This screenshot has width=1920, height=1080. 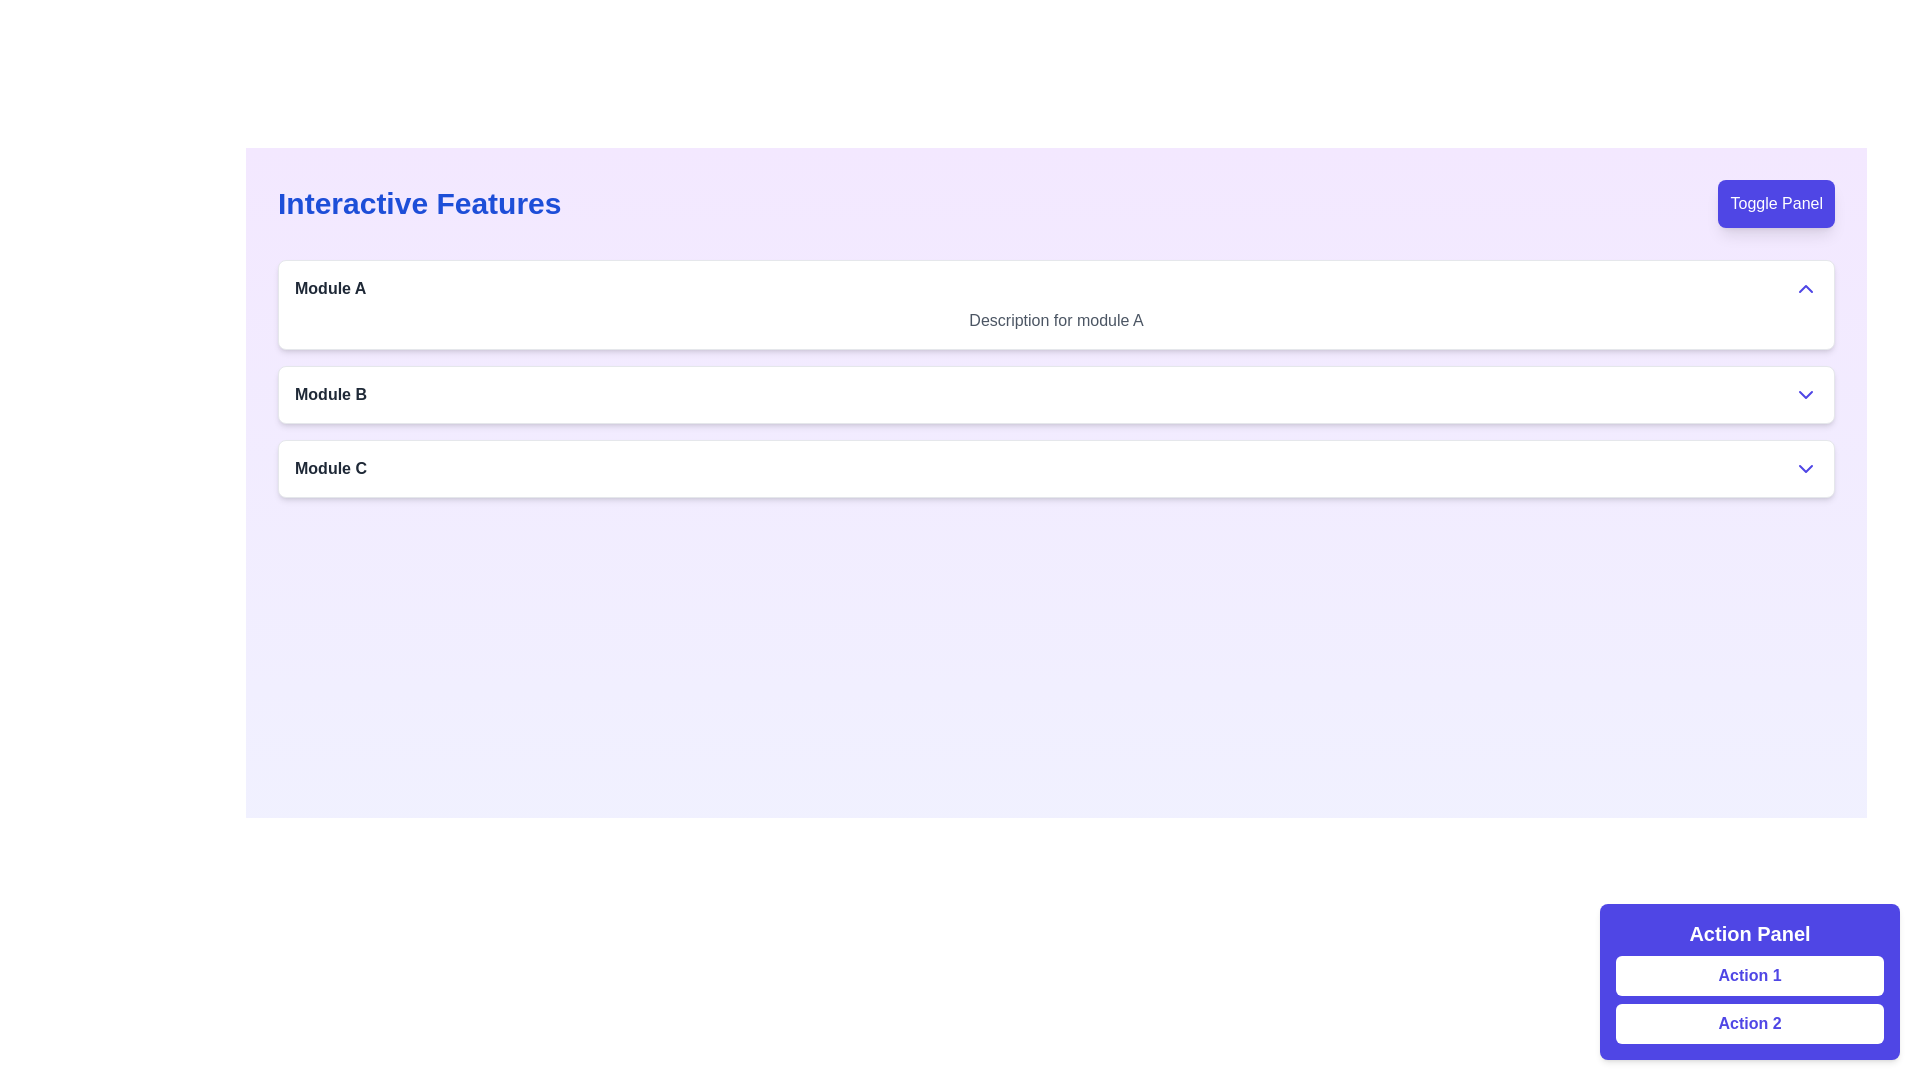 I want to click on the button labeled 'Action 1', so click(x=1749, y=981).